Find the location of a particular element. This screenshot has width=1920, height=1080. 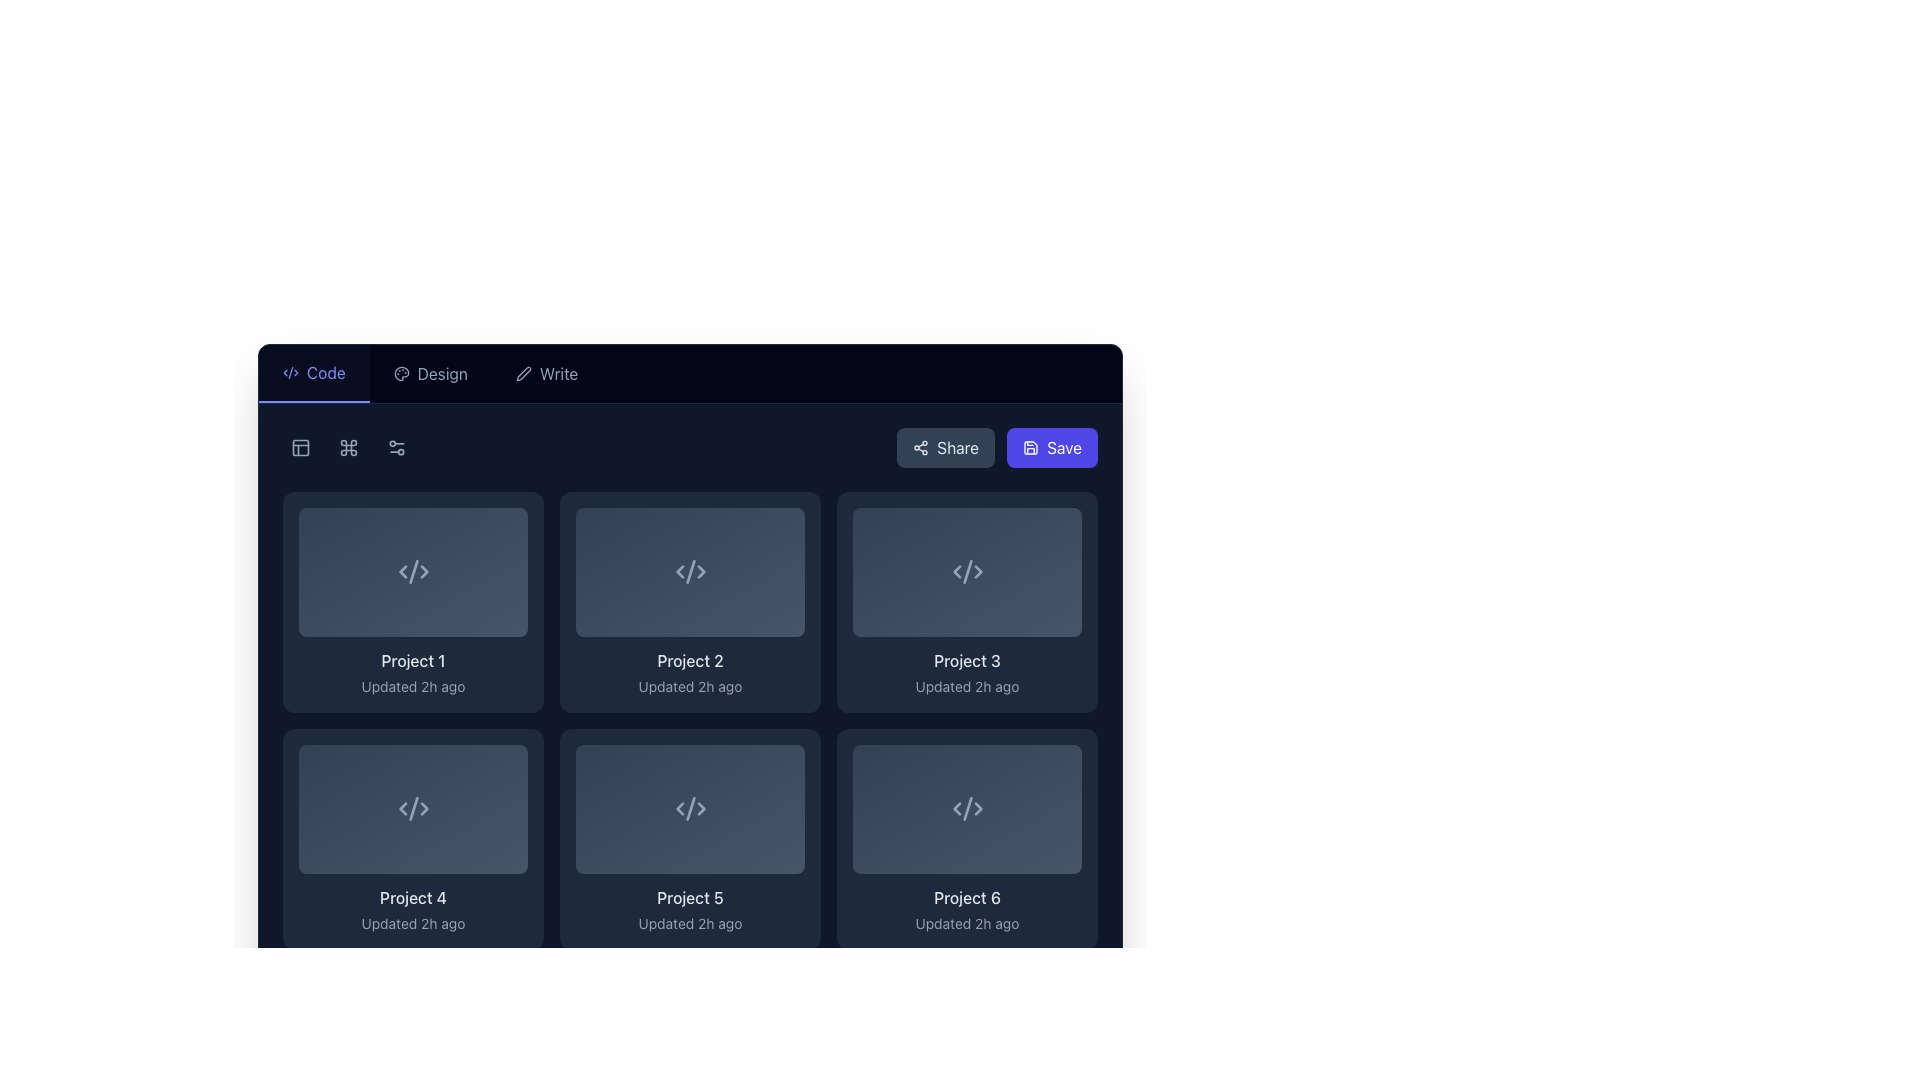

the vector graphic icon representing the 'write' or 'edit' function located in the header area of the interface is located at coordinates (523, 374).